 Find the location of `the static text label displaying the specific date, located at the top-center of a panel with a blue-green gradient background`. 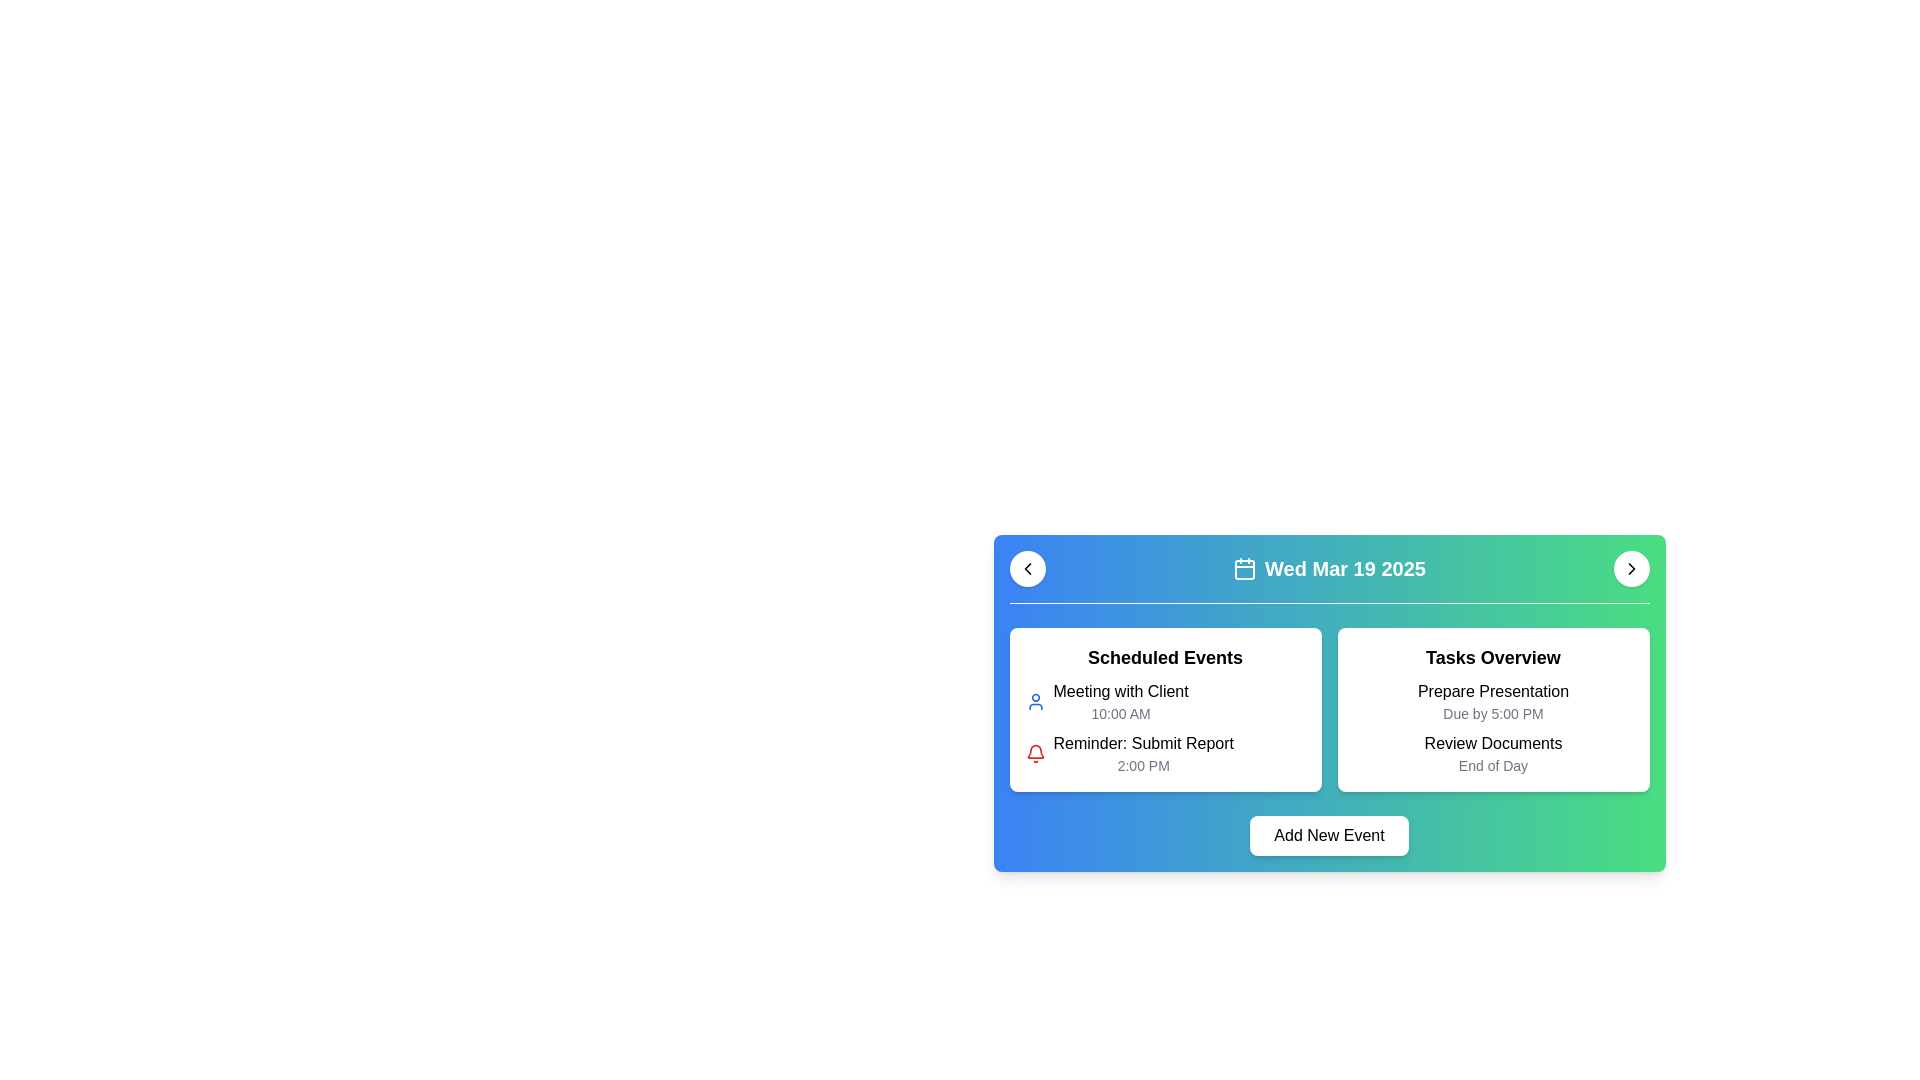

the static text label displaying the specific date, located at the top-center of a panel with a blue-green gradient background is located at coordinates (1345, 569).